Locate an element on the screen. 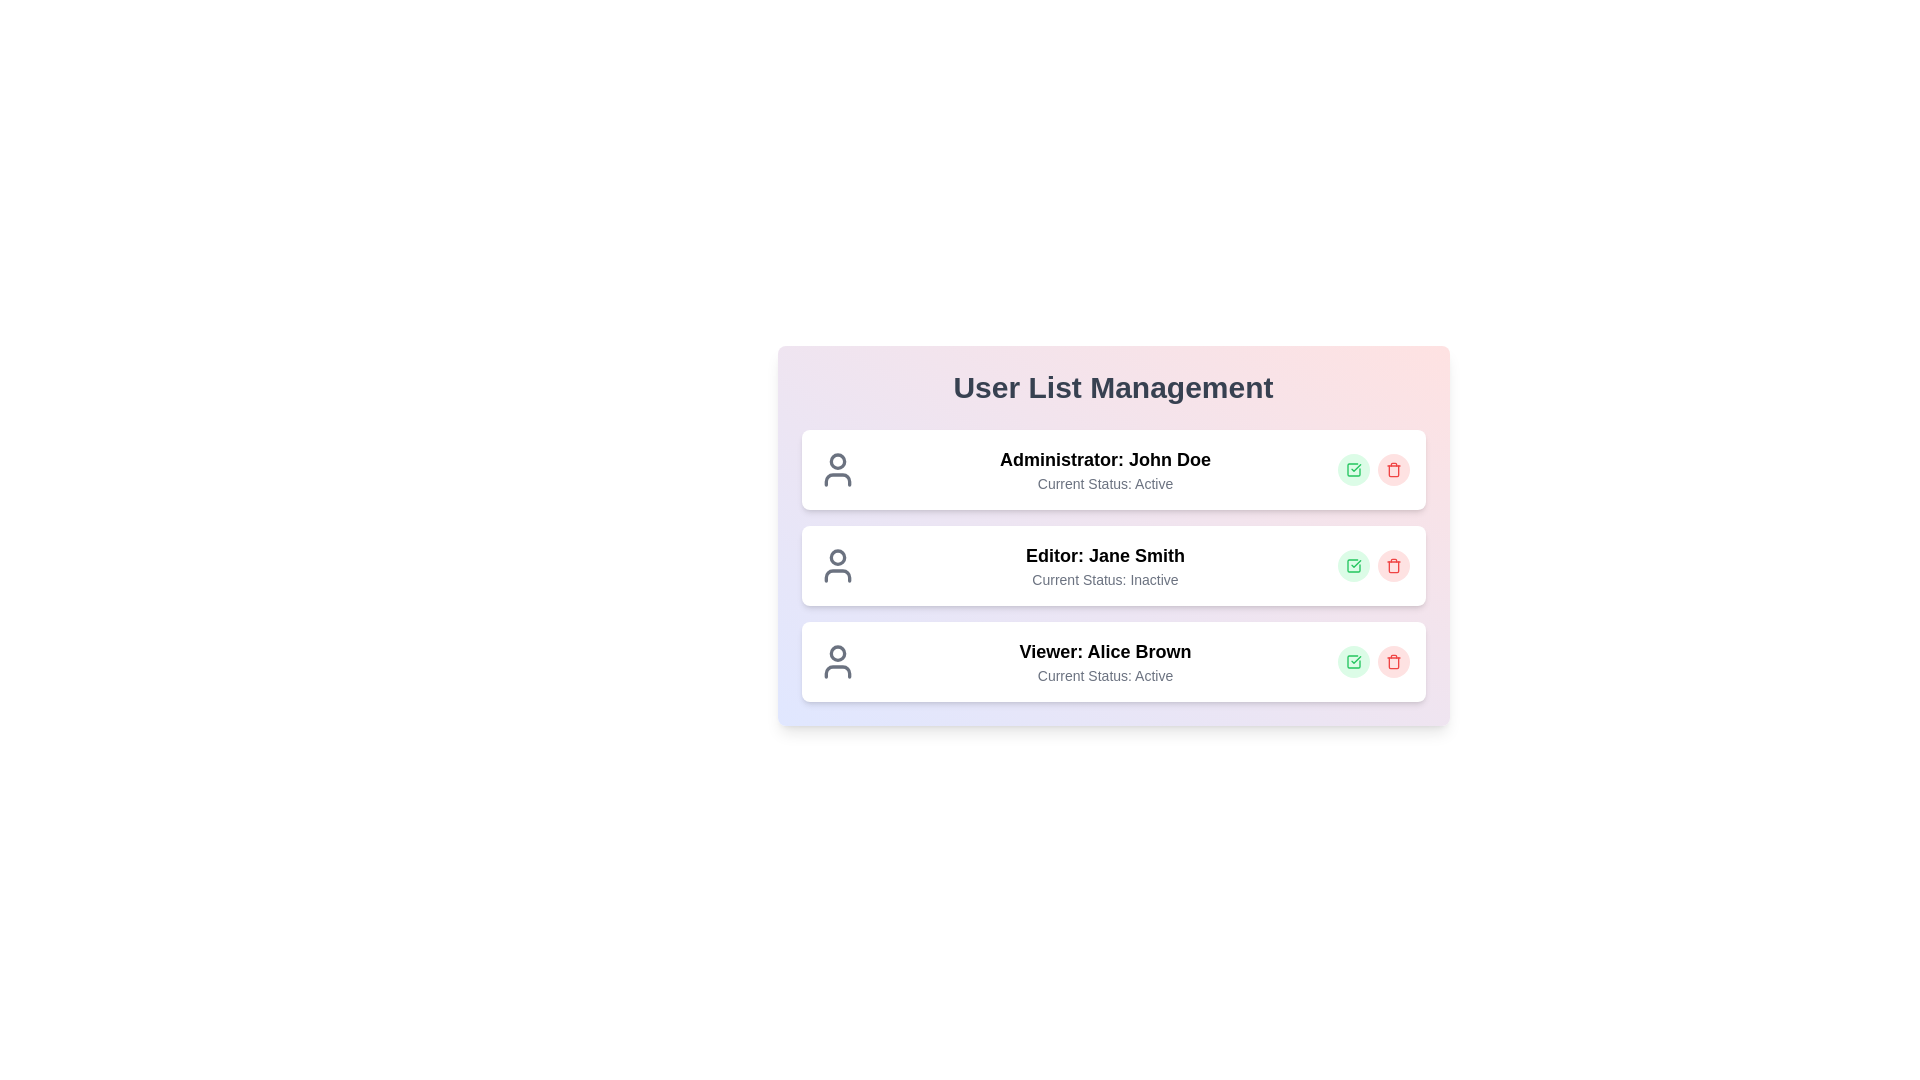 The image size is (1920, 1080). the confirmation icon for the 'Editor: Jane Smith' entry is located at coordinates (1353, 566).